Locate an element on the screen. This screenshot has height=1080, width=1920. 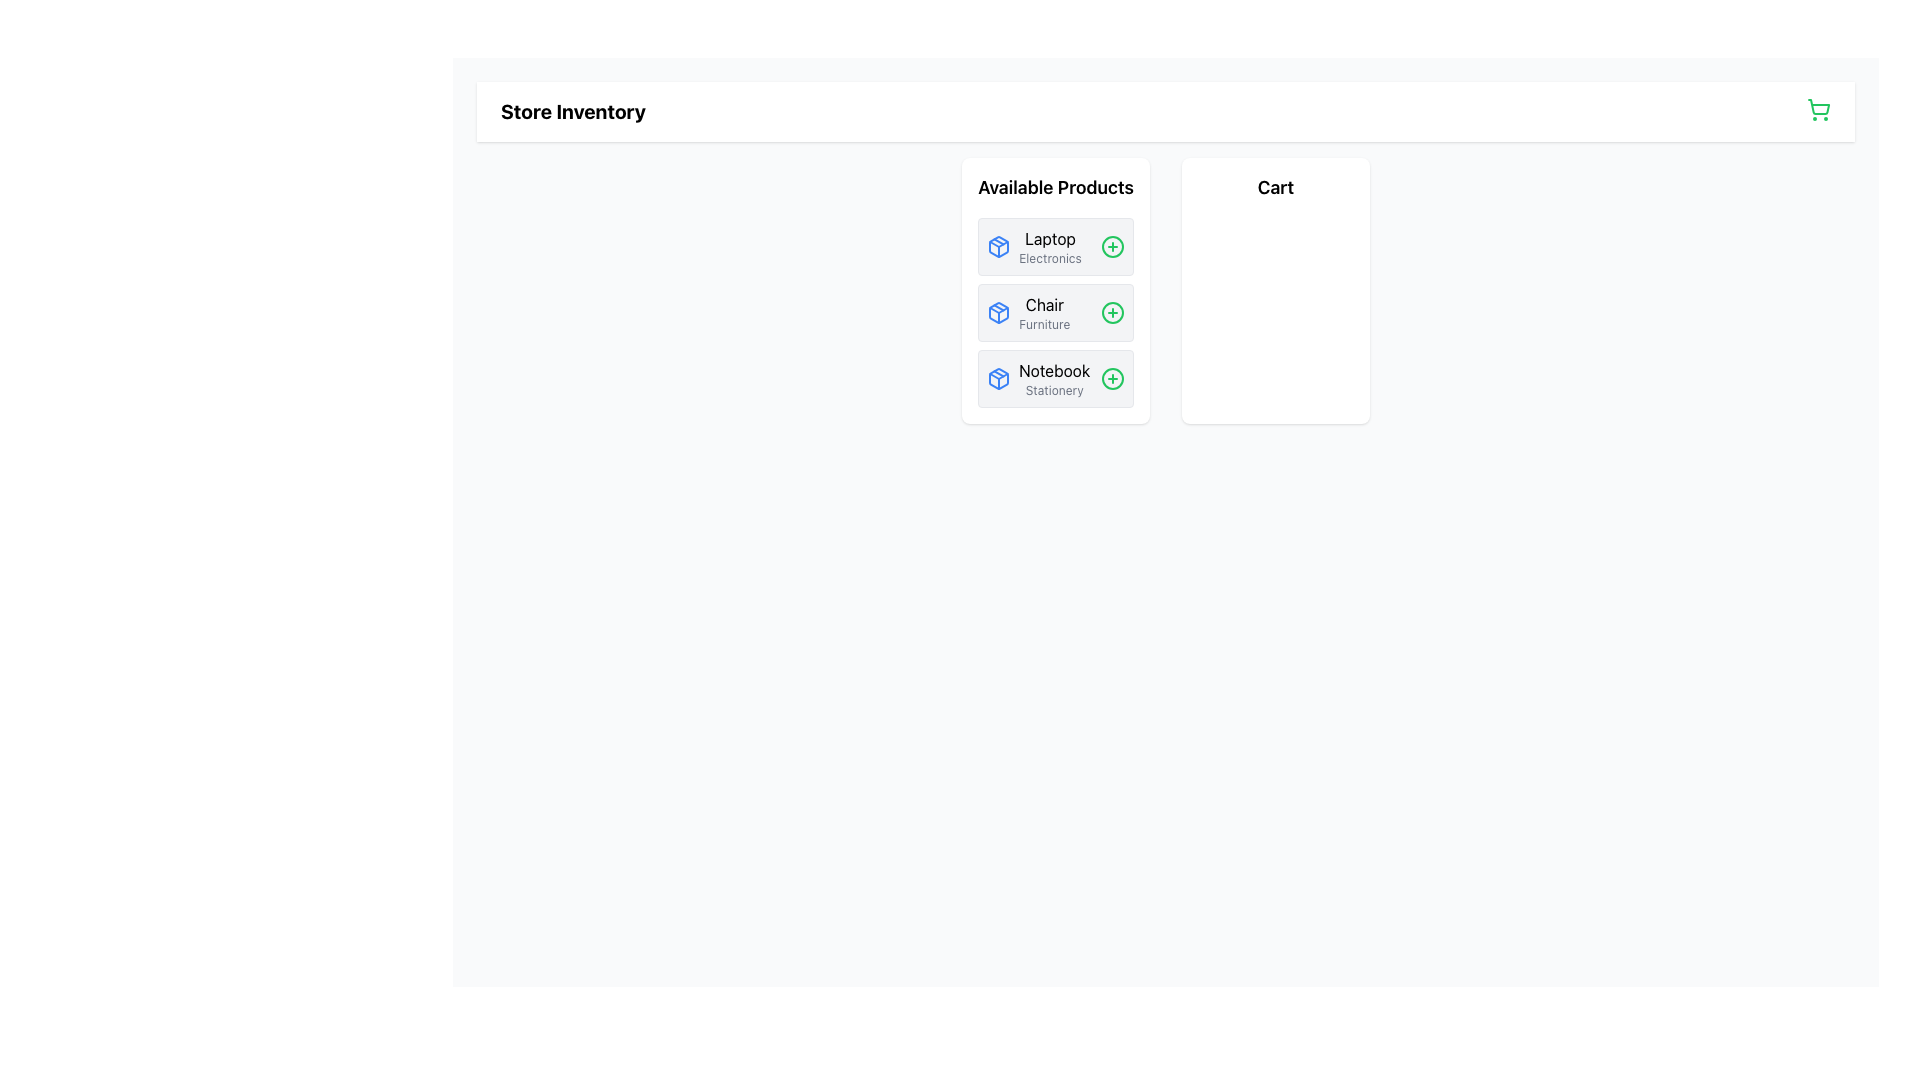
the 'Chair' text label, which is the middle item in the 'Available Products' column, positioned between 'Laptop Electronics' and 'Notebook Stationery' is located at coordinates (1043, 312).